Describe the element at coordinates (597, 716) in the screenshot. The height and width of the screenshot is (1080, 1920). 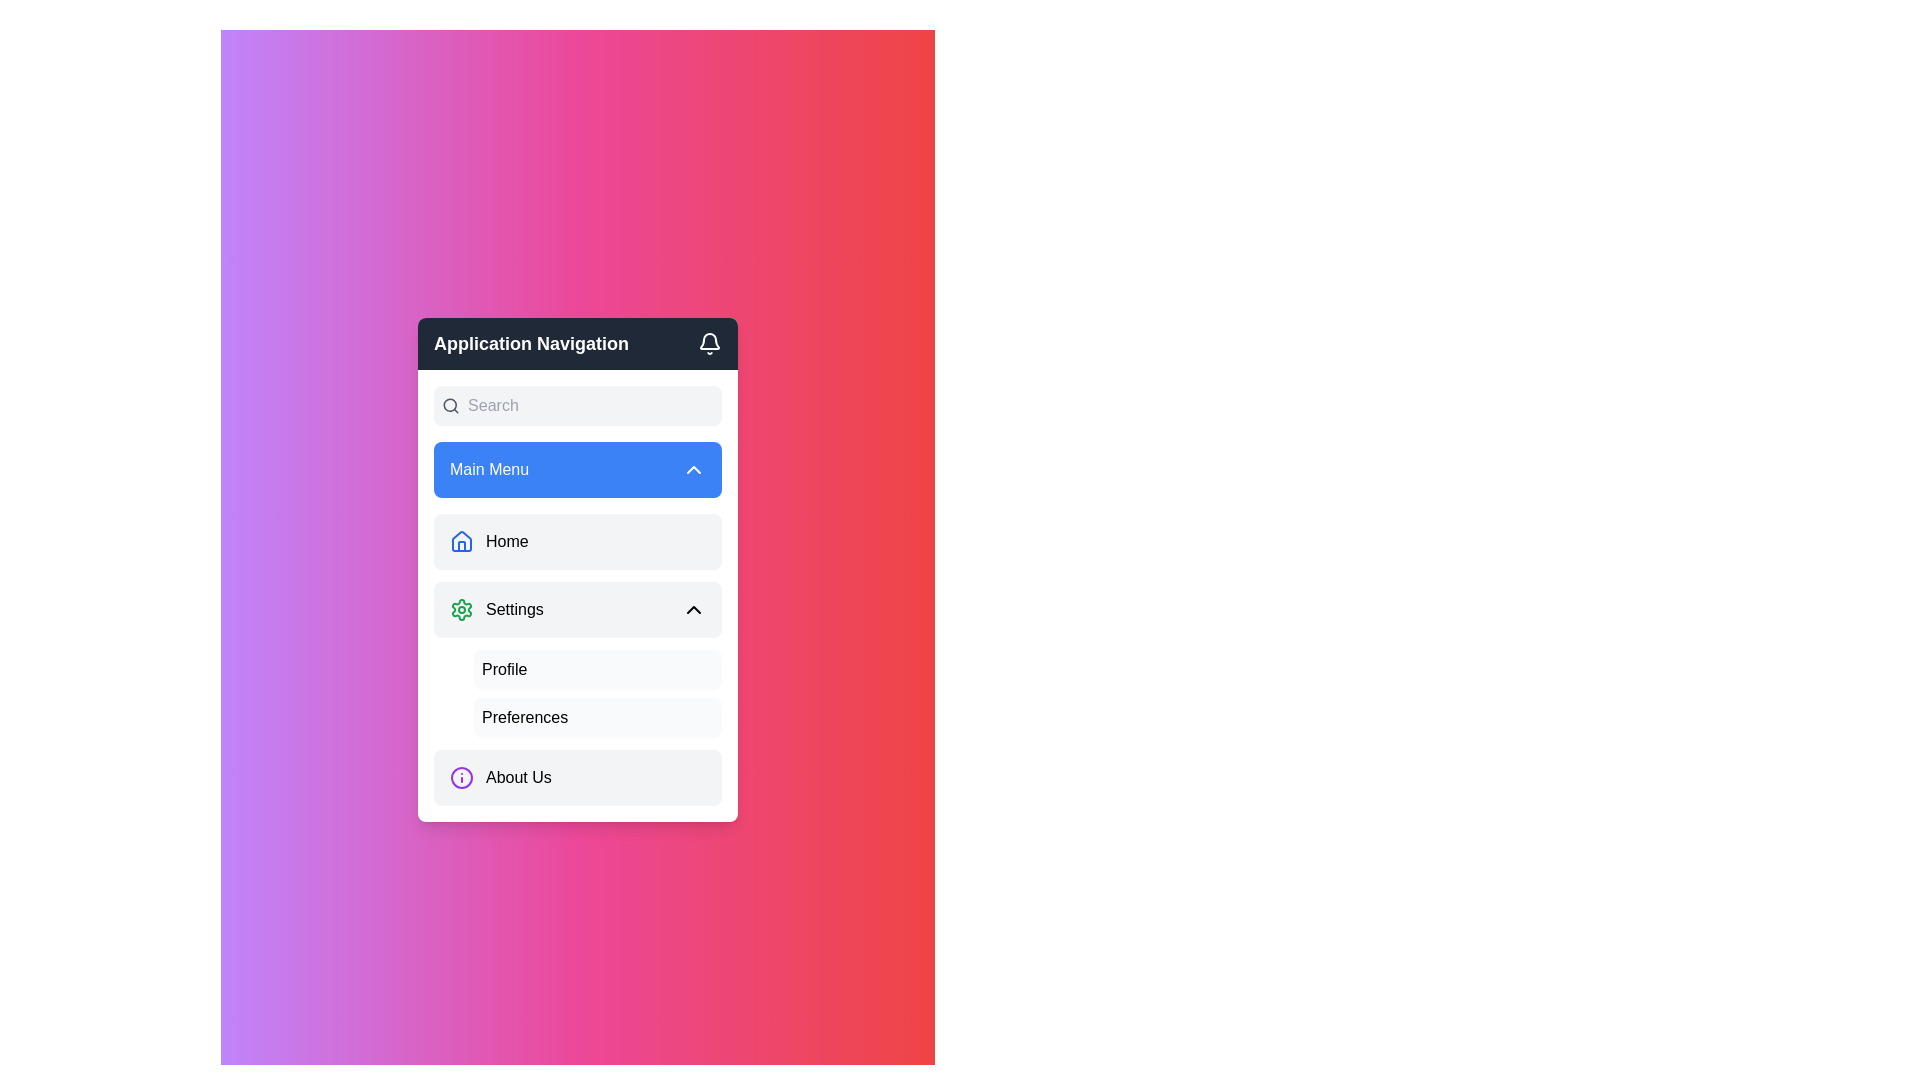
I see `keyboard navigation` at that location.